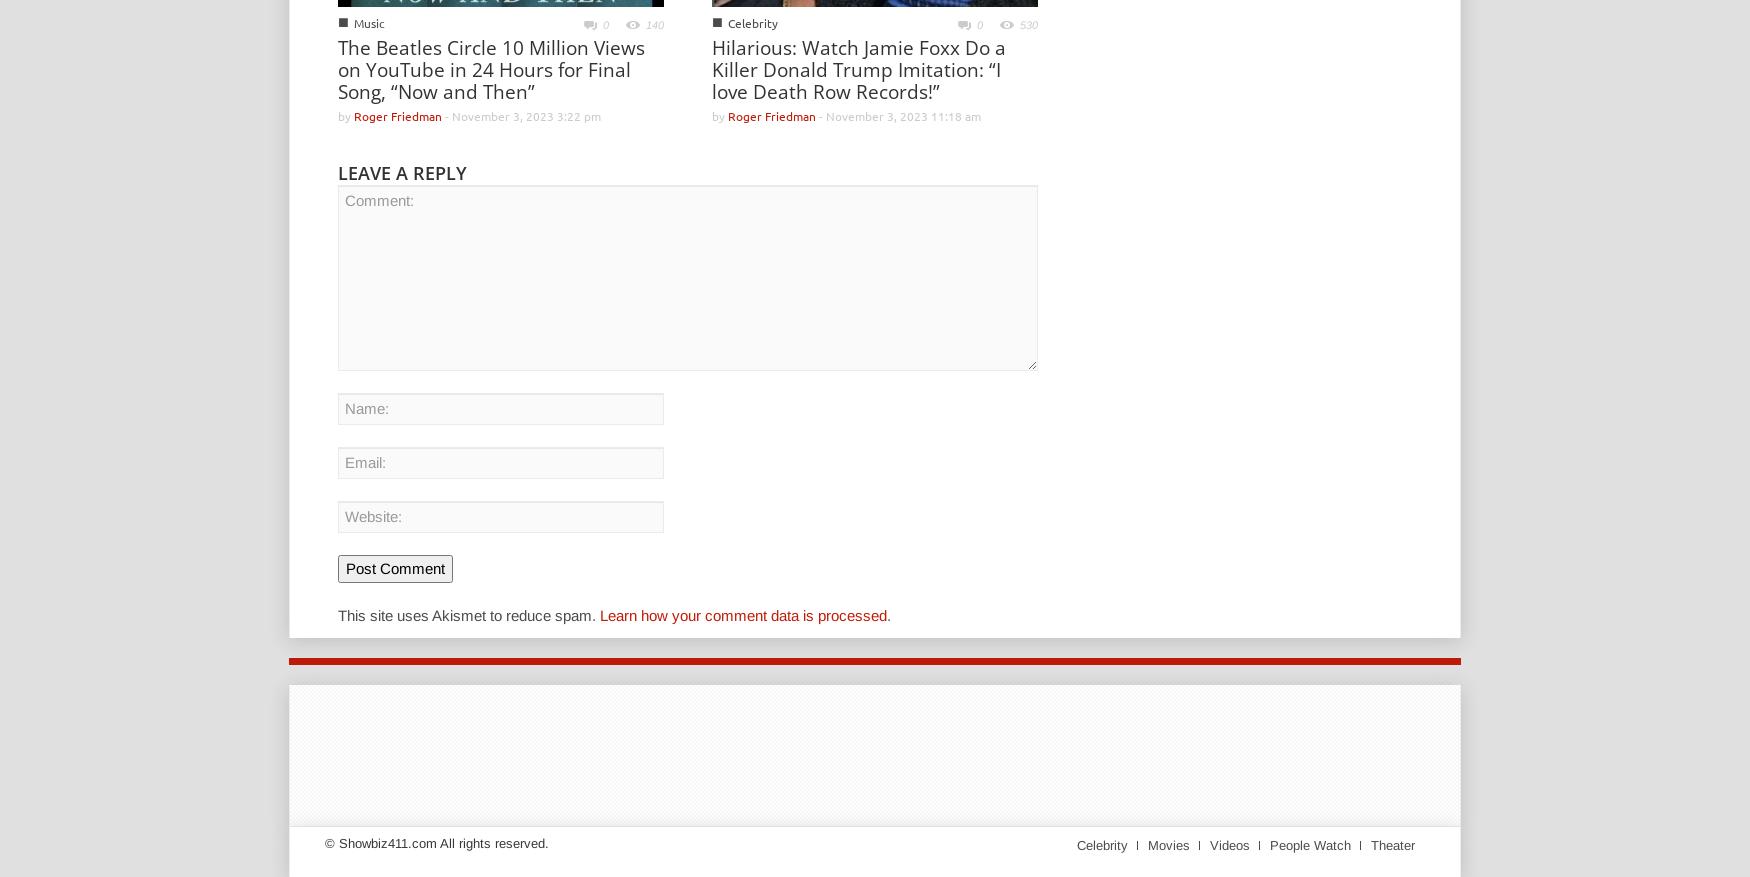 The image size is (1750, 877). What do you see at coordinates (888, 613) in the screenshot?
I see `'.'` at bounding box center [888, 613].